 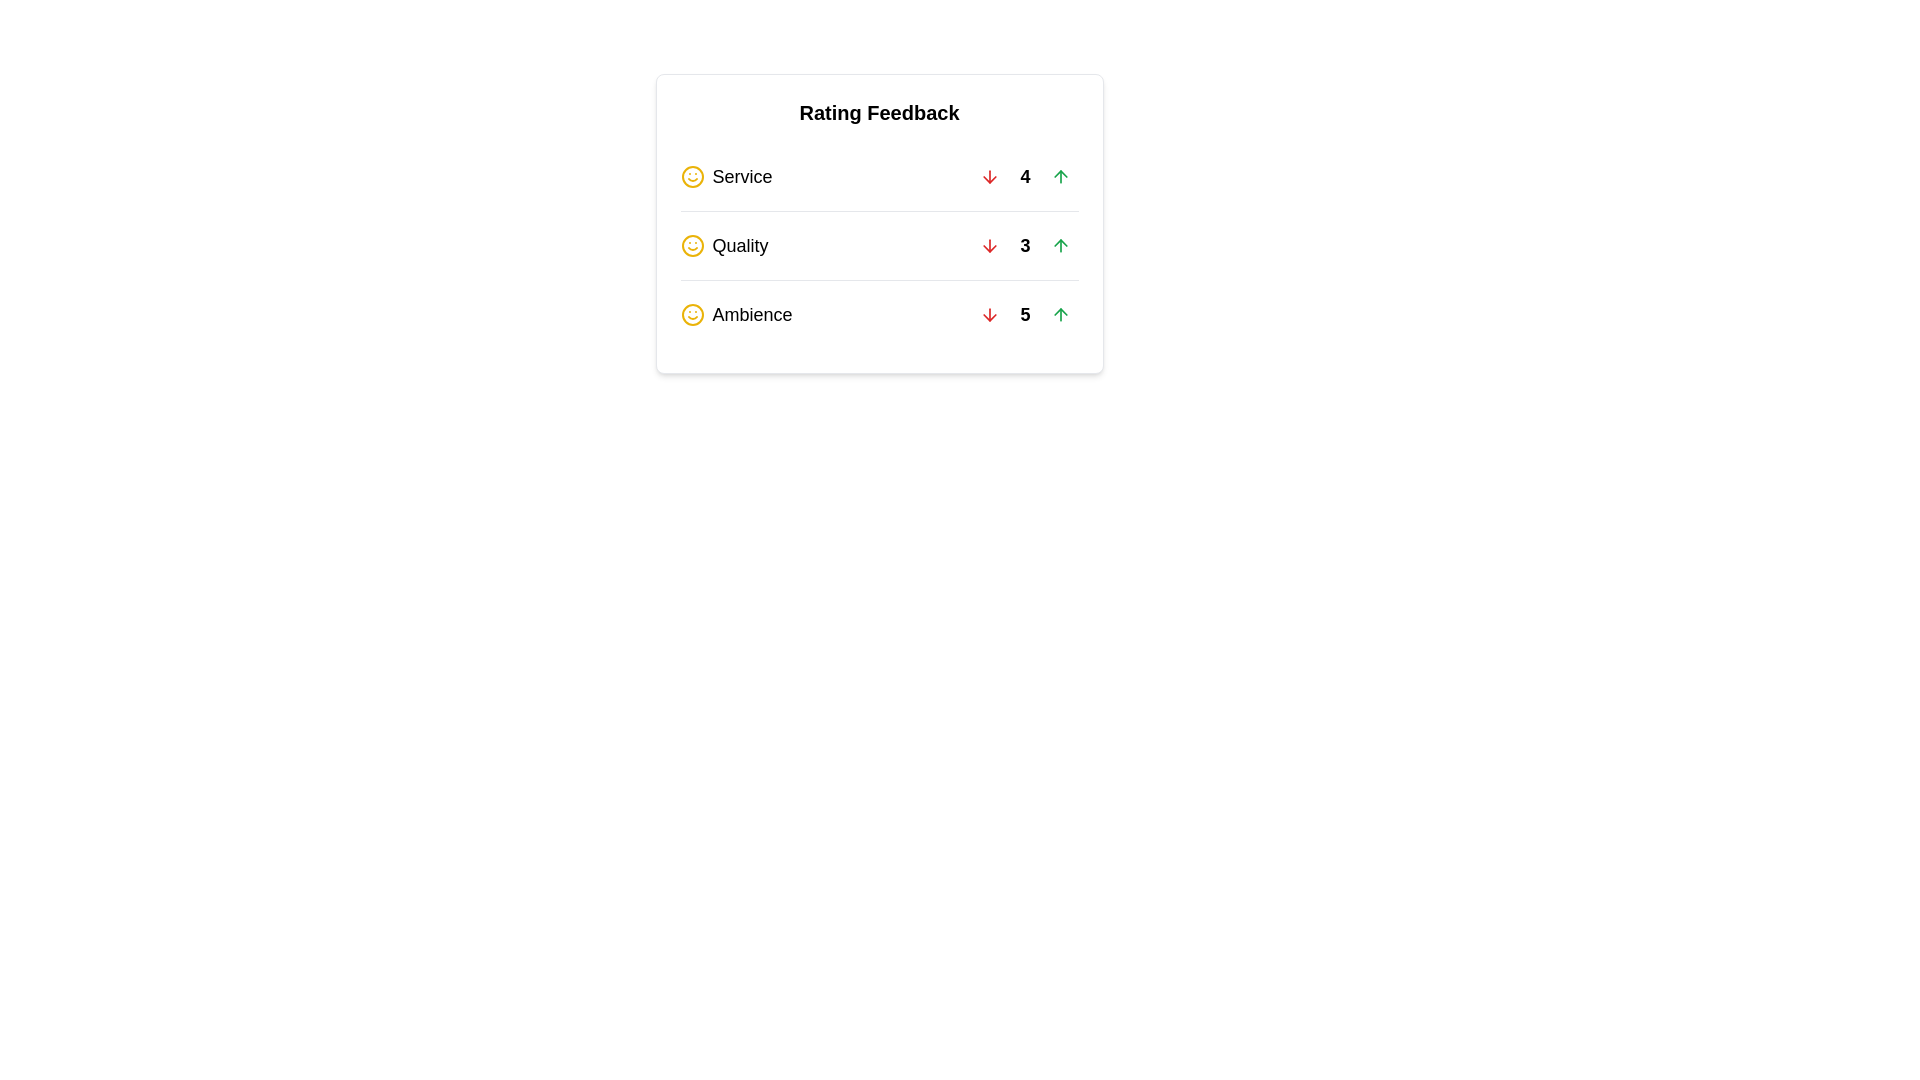 What do you see at coordinates (879, 245) in the screenshot?
I see `the 'Quality' rating row within the 'Rating Feedback' panel, which is the second row in the structured feedback layout` at bounding box center [879, 245].